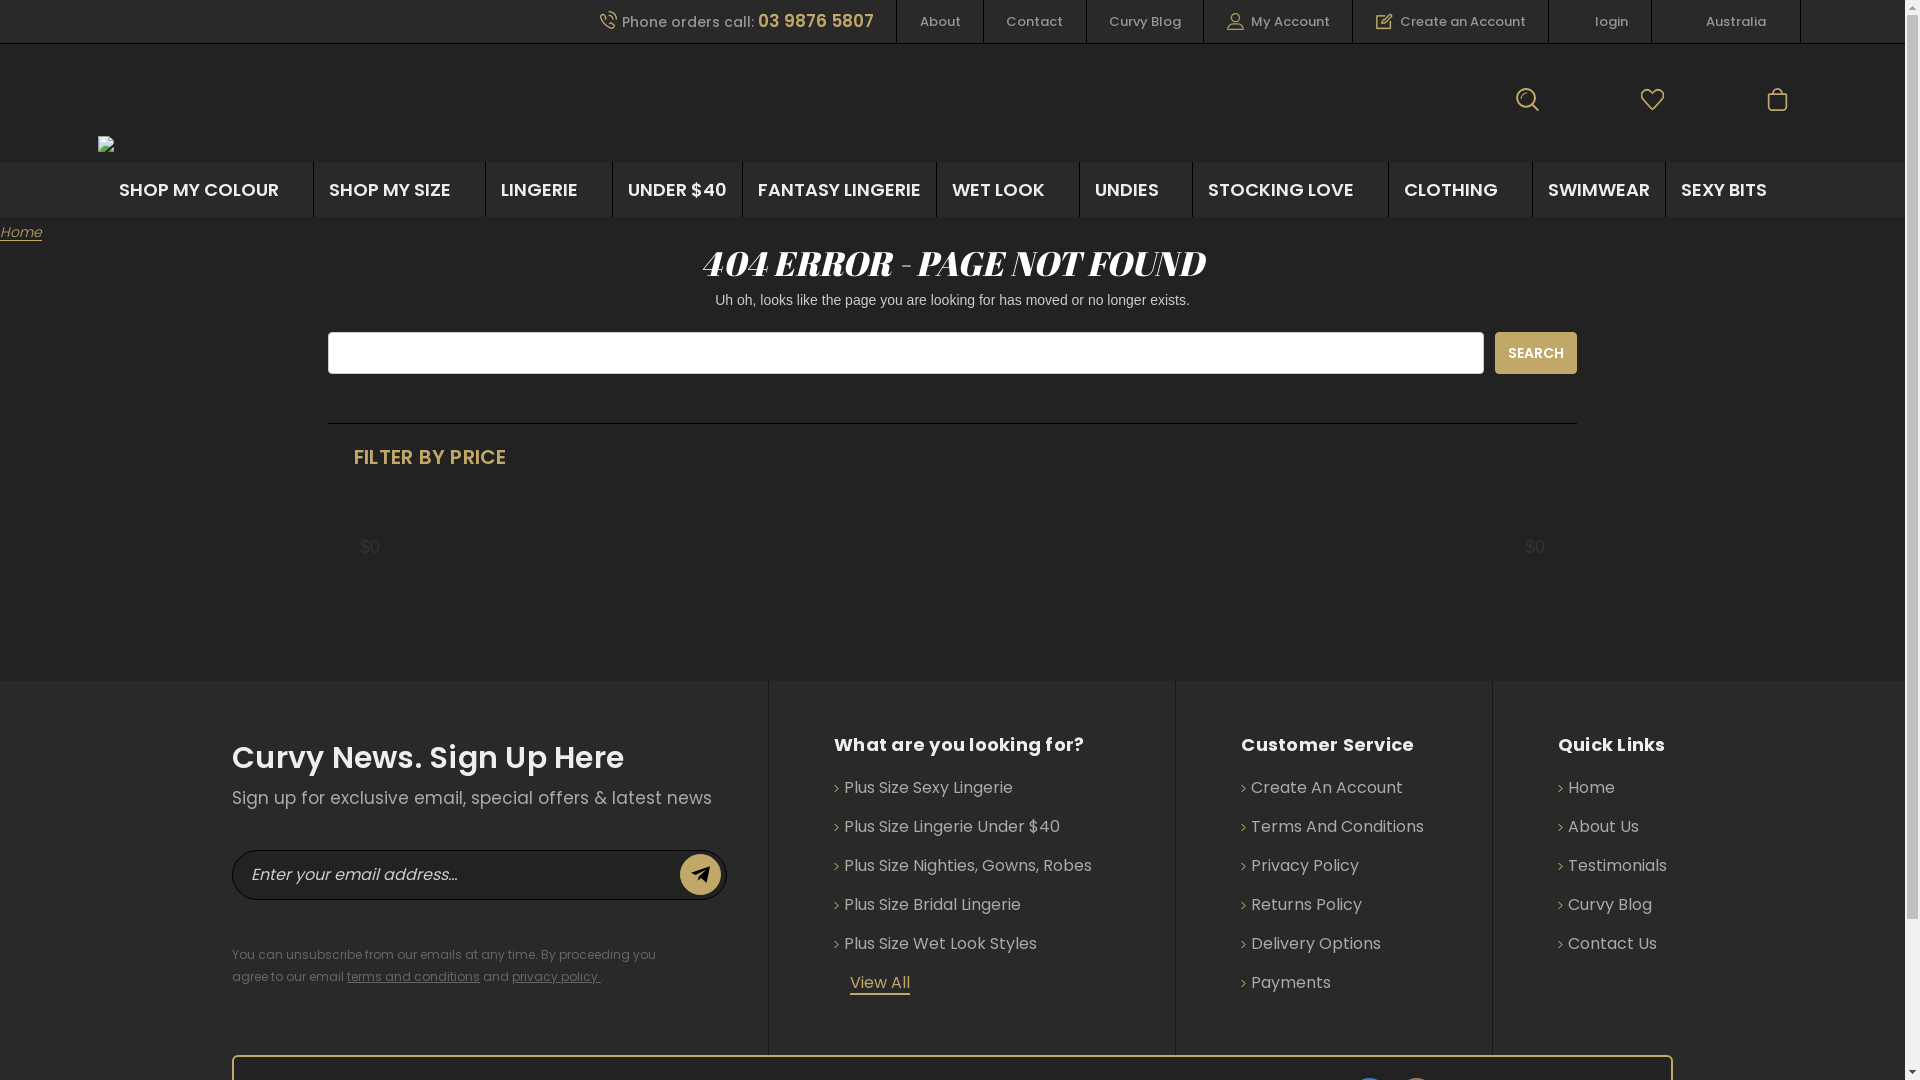  Describe the element at coordinates (1387, 189) in the screenshot. I see `'CLOTHING'` at that location.